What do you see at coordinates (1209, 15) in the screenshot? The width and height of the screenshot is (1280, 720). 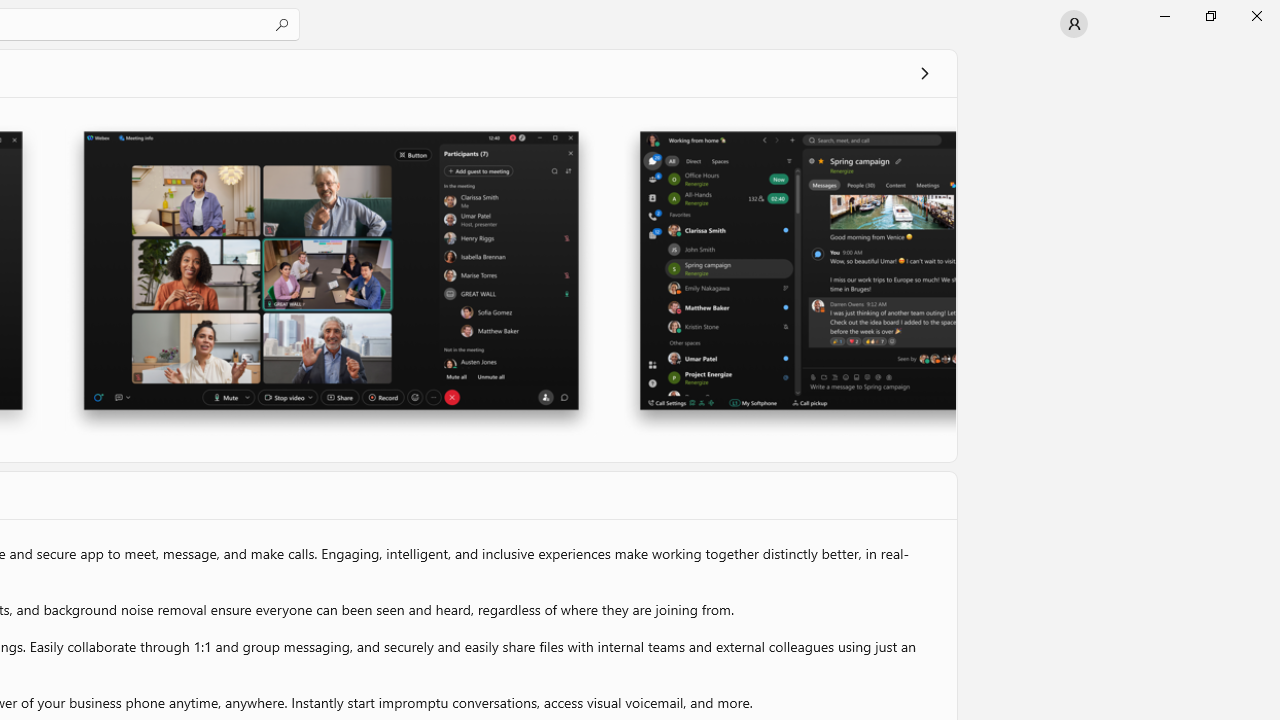 I see `'Restore Microsoft Store'` at bounding box center [1209, 15].